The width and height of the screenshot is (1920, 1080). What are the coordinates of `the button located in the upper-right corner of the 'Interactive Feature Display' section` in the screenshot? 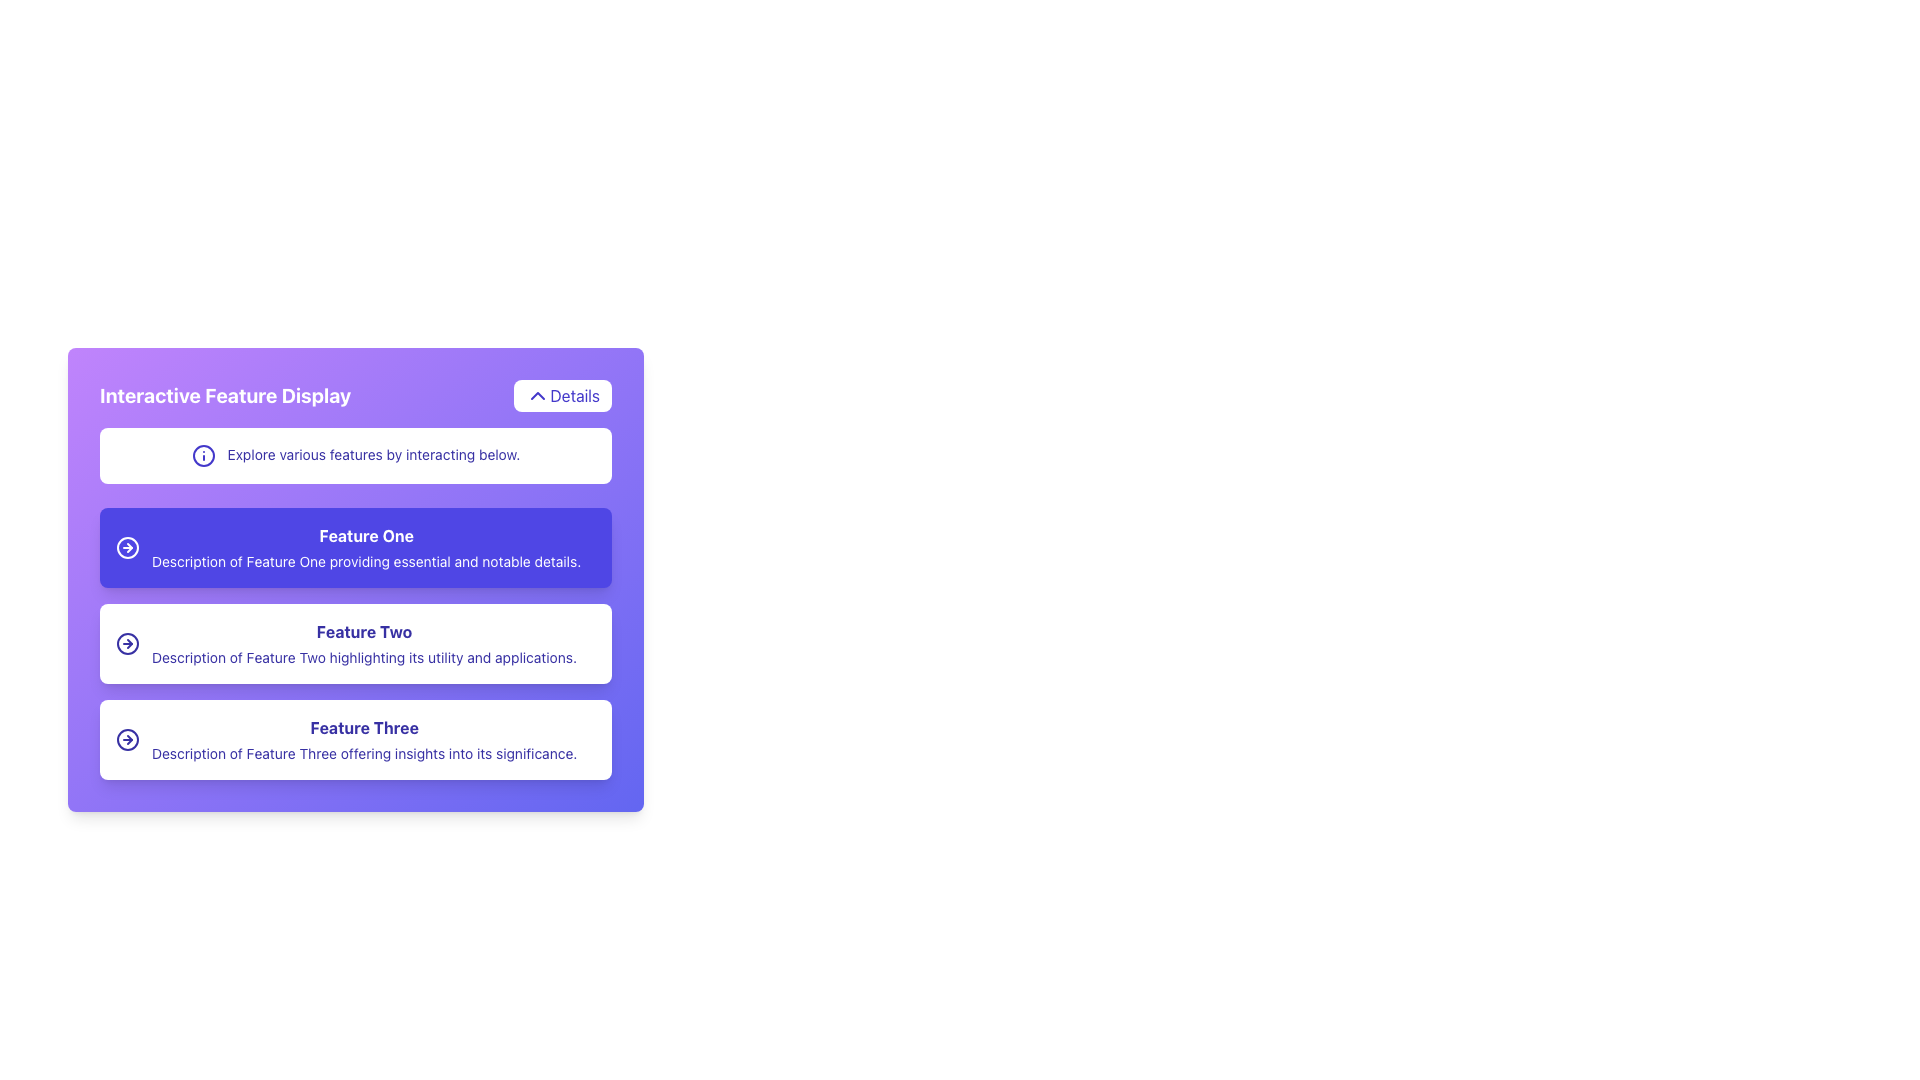 It's located at (562, 396).